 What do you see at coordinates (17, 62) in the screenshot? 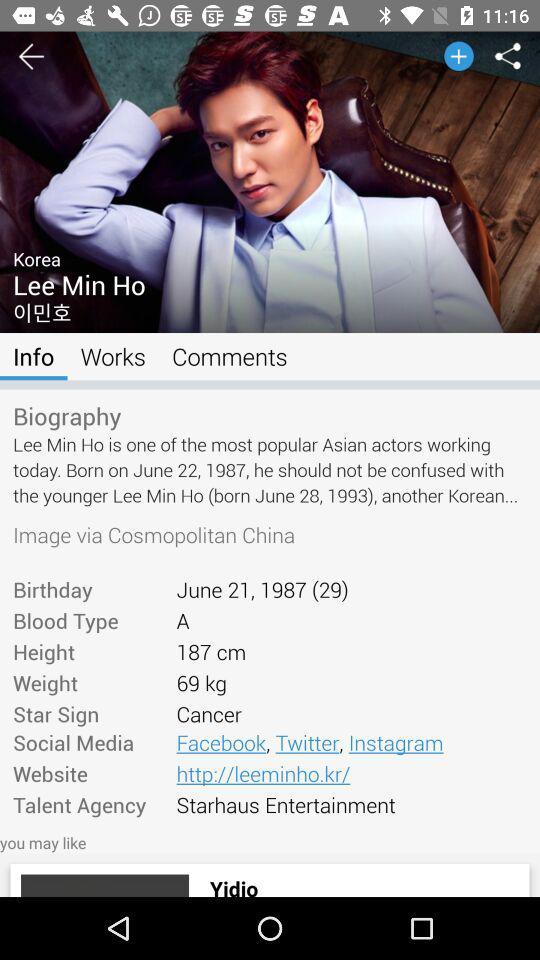
I see `the arrow_backward icon` at bounding box center [17, 62].